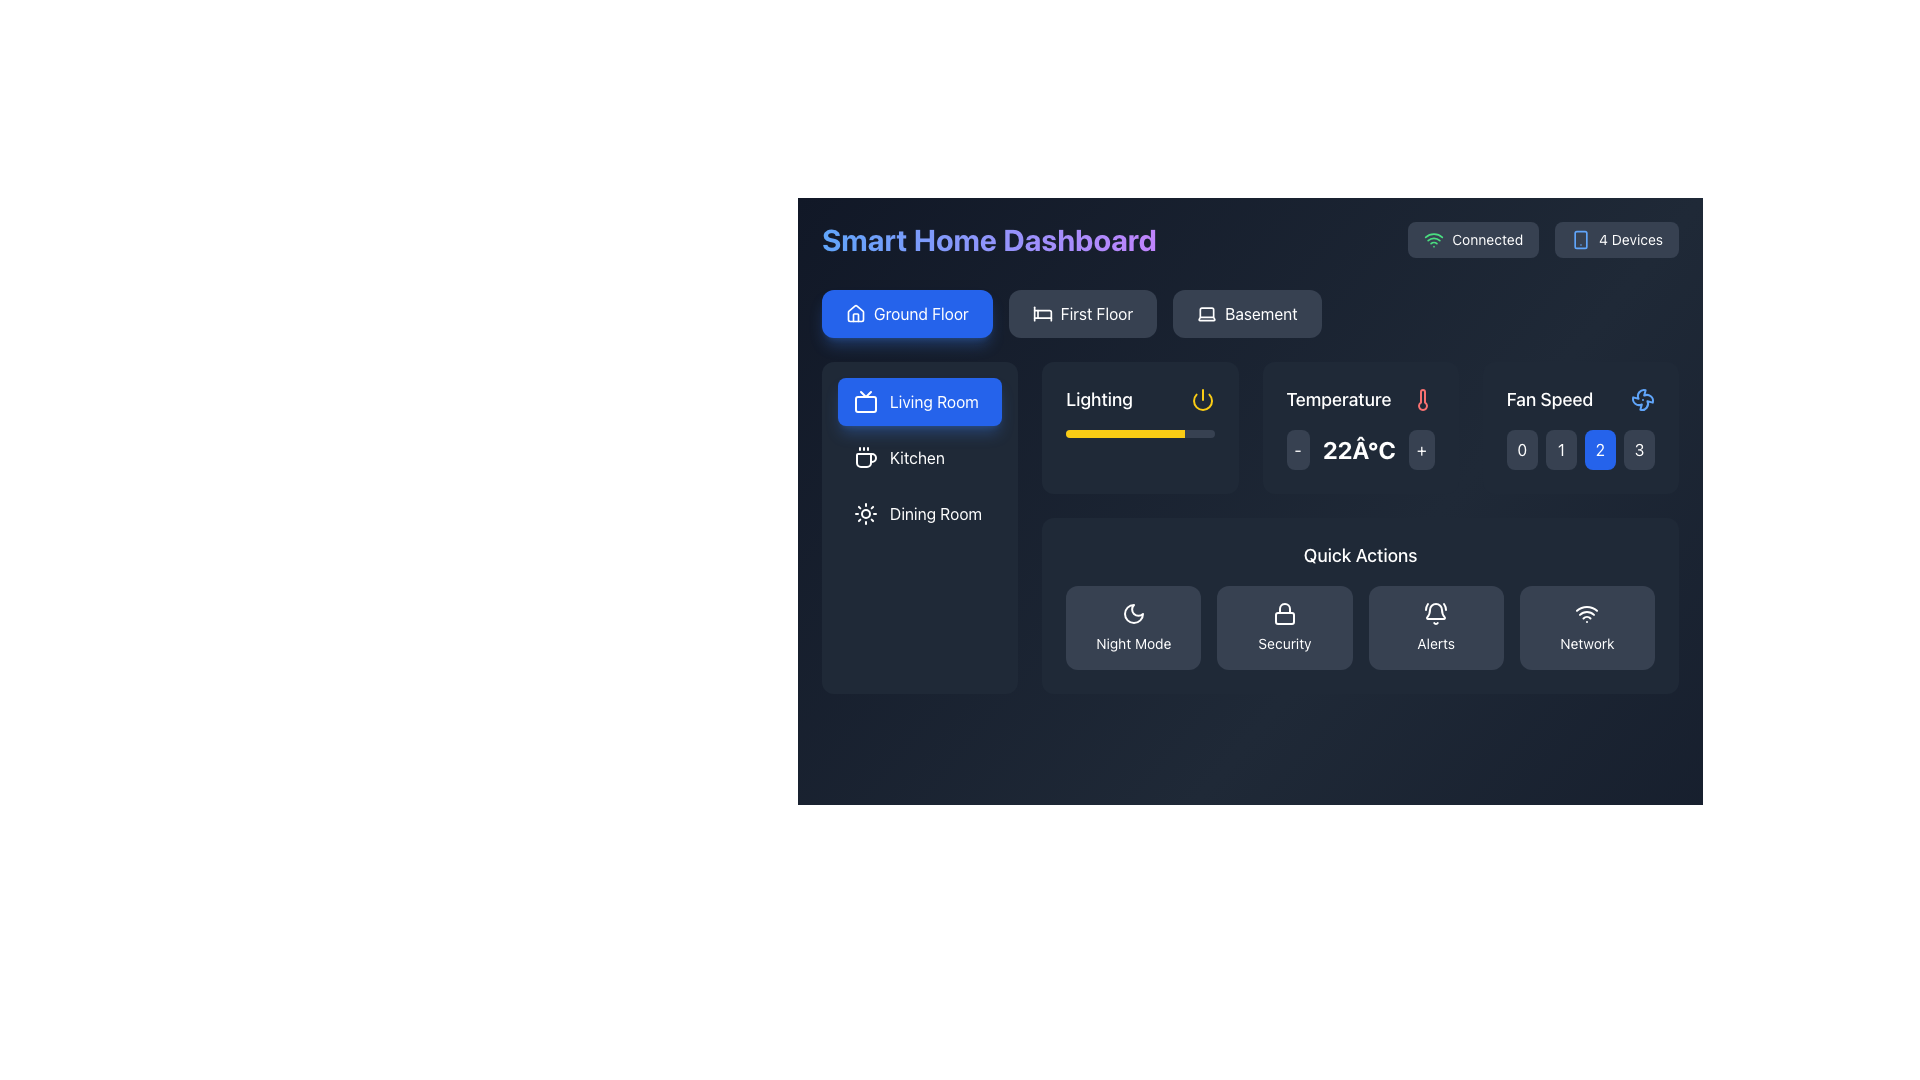  I want to click on label 'Basement' inside the navigation button that has white text on a dark gray background, located in the top-center area of the interface, so click(1260, 313).